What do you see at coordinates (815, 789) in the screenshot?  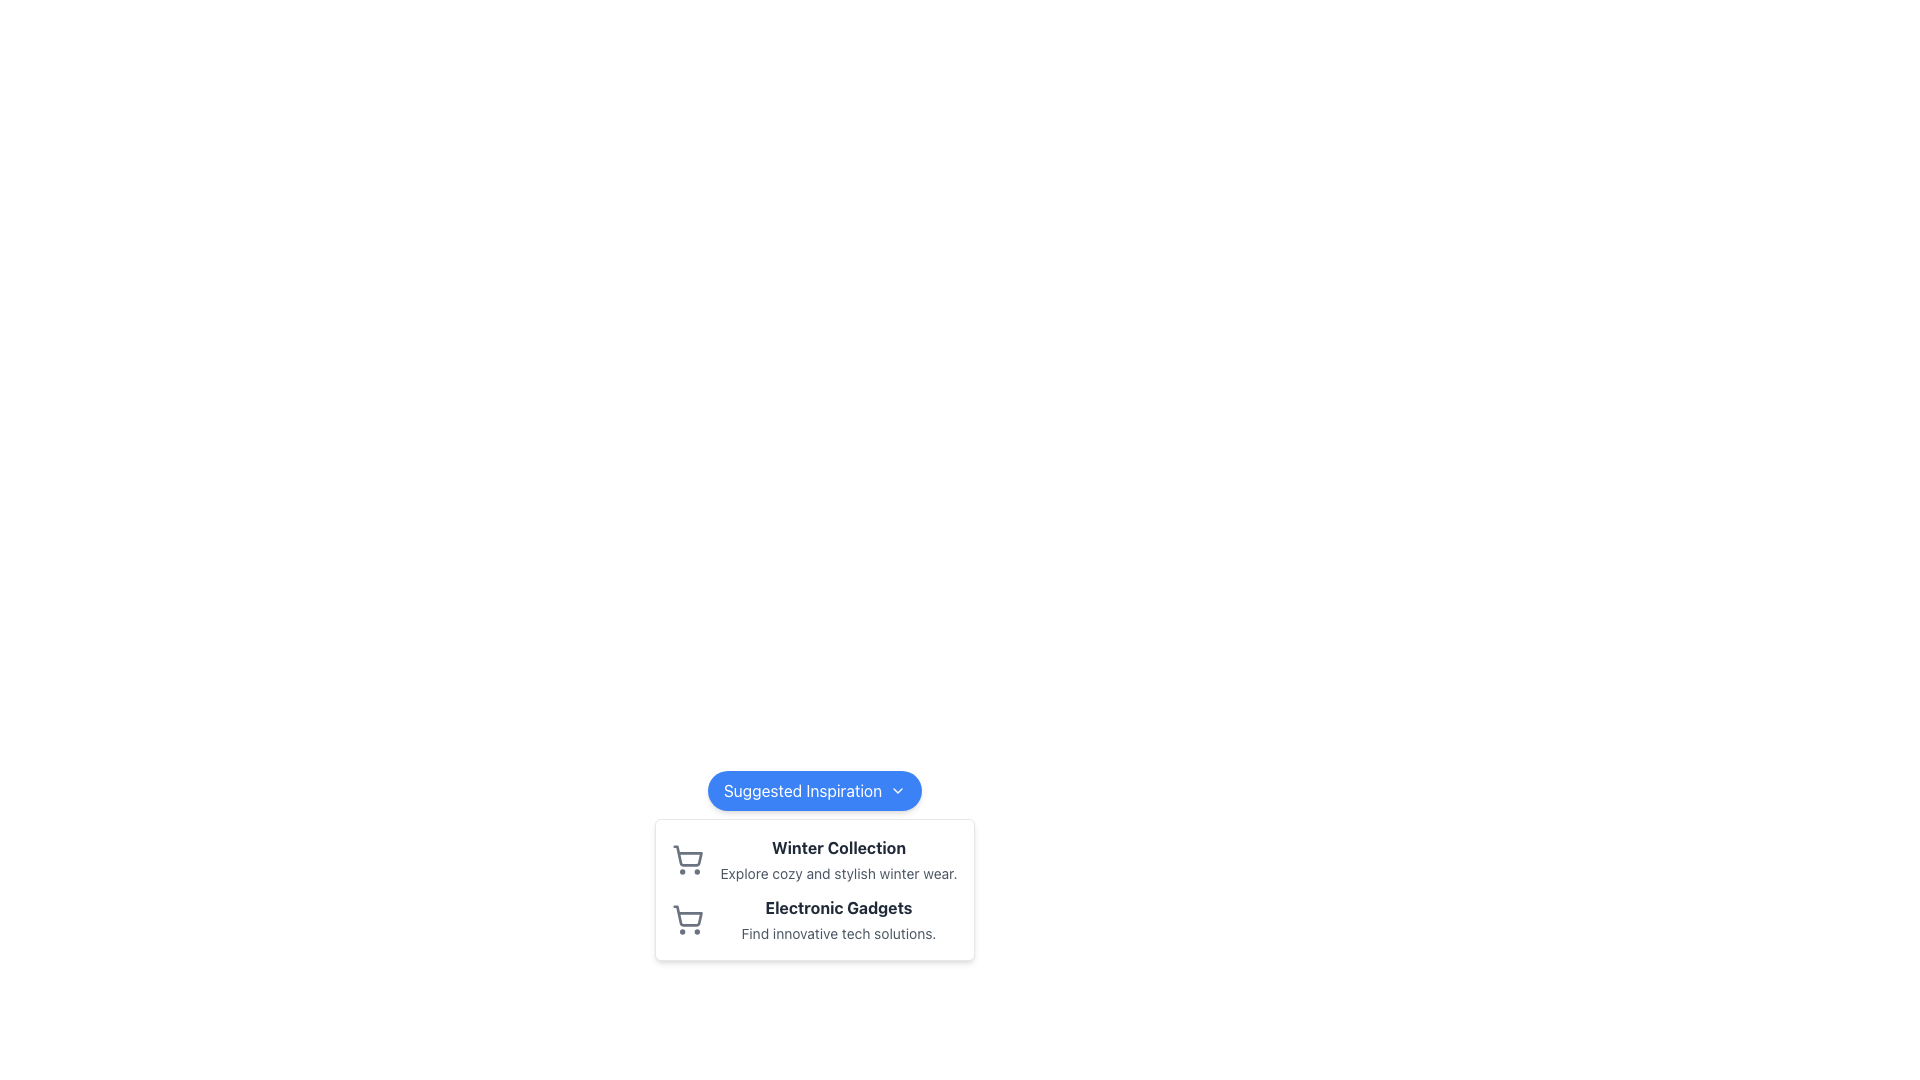 I see `the button with a blue background and white text that says 'Suggested Inspiration', which features a rounded rectangle design and a downward chevron` at bounding box center [815, 789].